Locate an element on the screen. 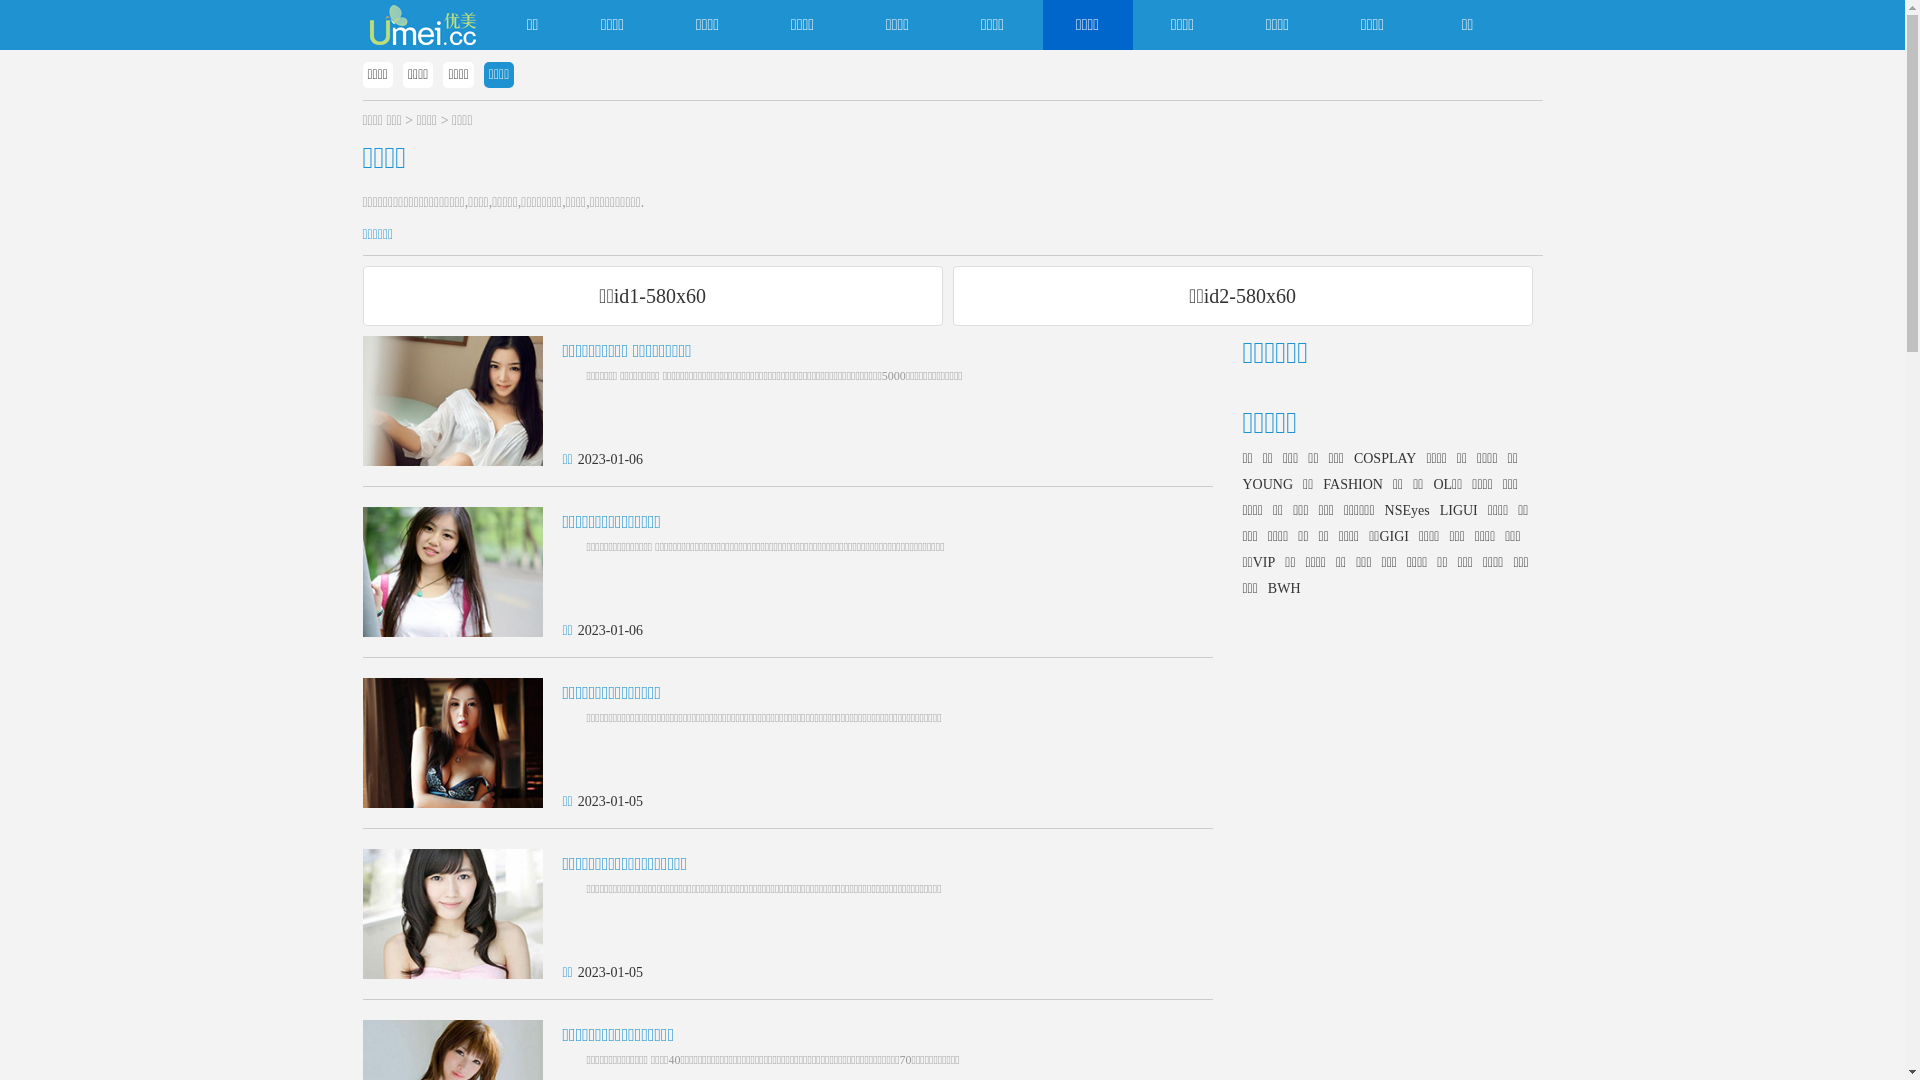  'YOUNG' is located at coordinates (1271, 485).